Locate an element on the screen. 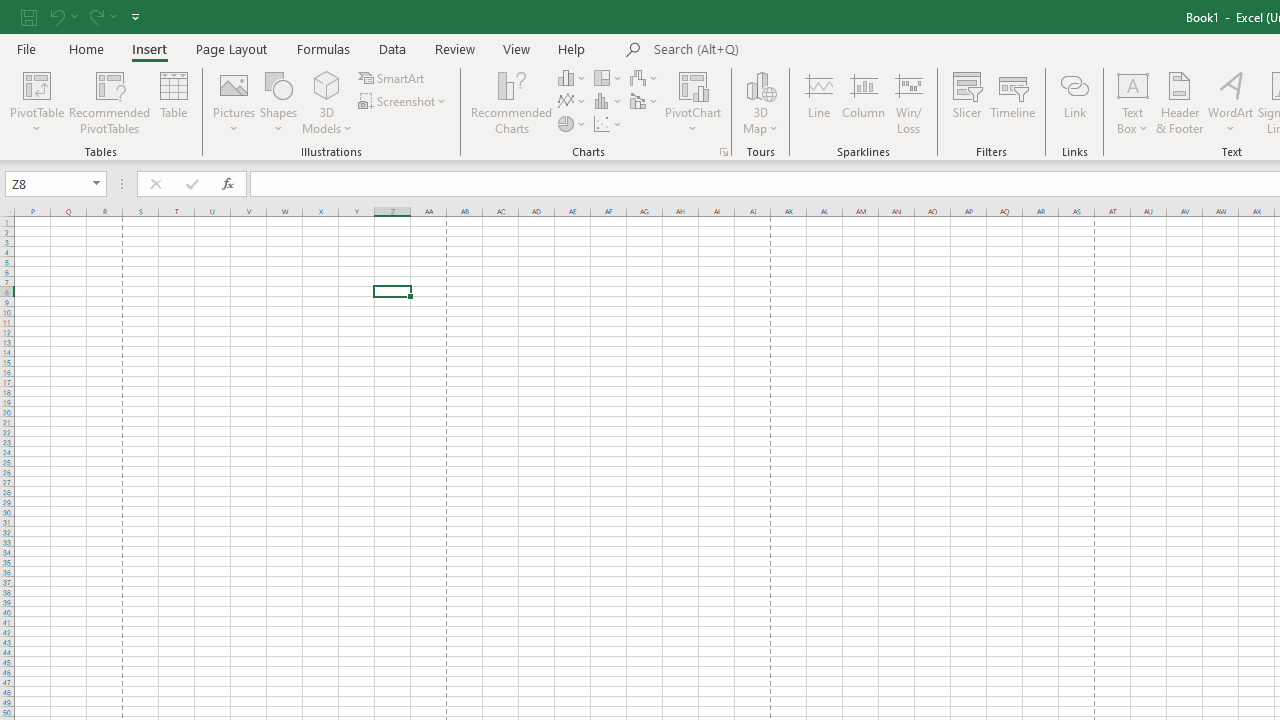  'PivotChart' is located at coordinates (693, 103).